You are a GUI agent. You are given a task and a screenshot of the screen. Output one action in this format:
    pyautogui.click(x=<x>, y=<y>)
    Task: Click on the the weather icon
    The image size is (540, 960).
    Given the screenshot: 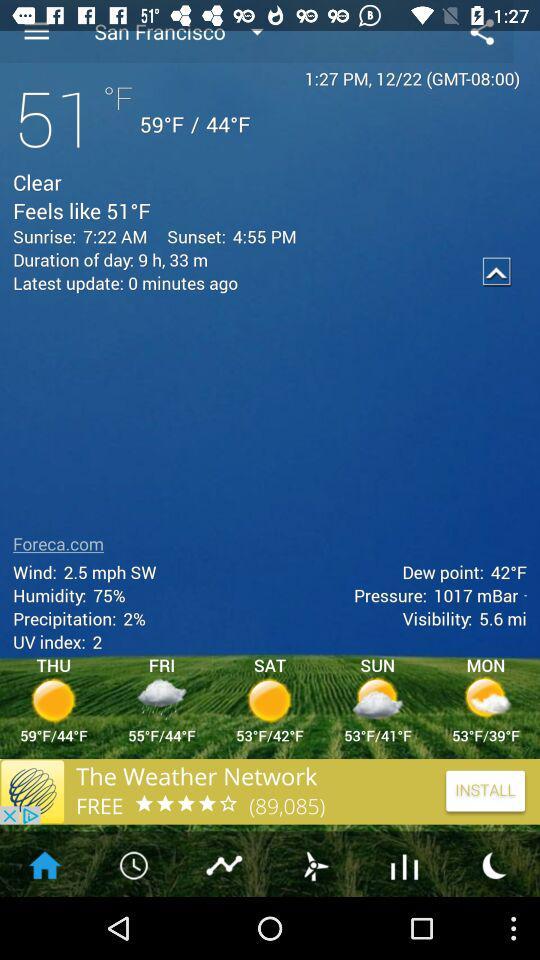 What is the action you would take?
    pyautogui.click(x=314, y=925)
    